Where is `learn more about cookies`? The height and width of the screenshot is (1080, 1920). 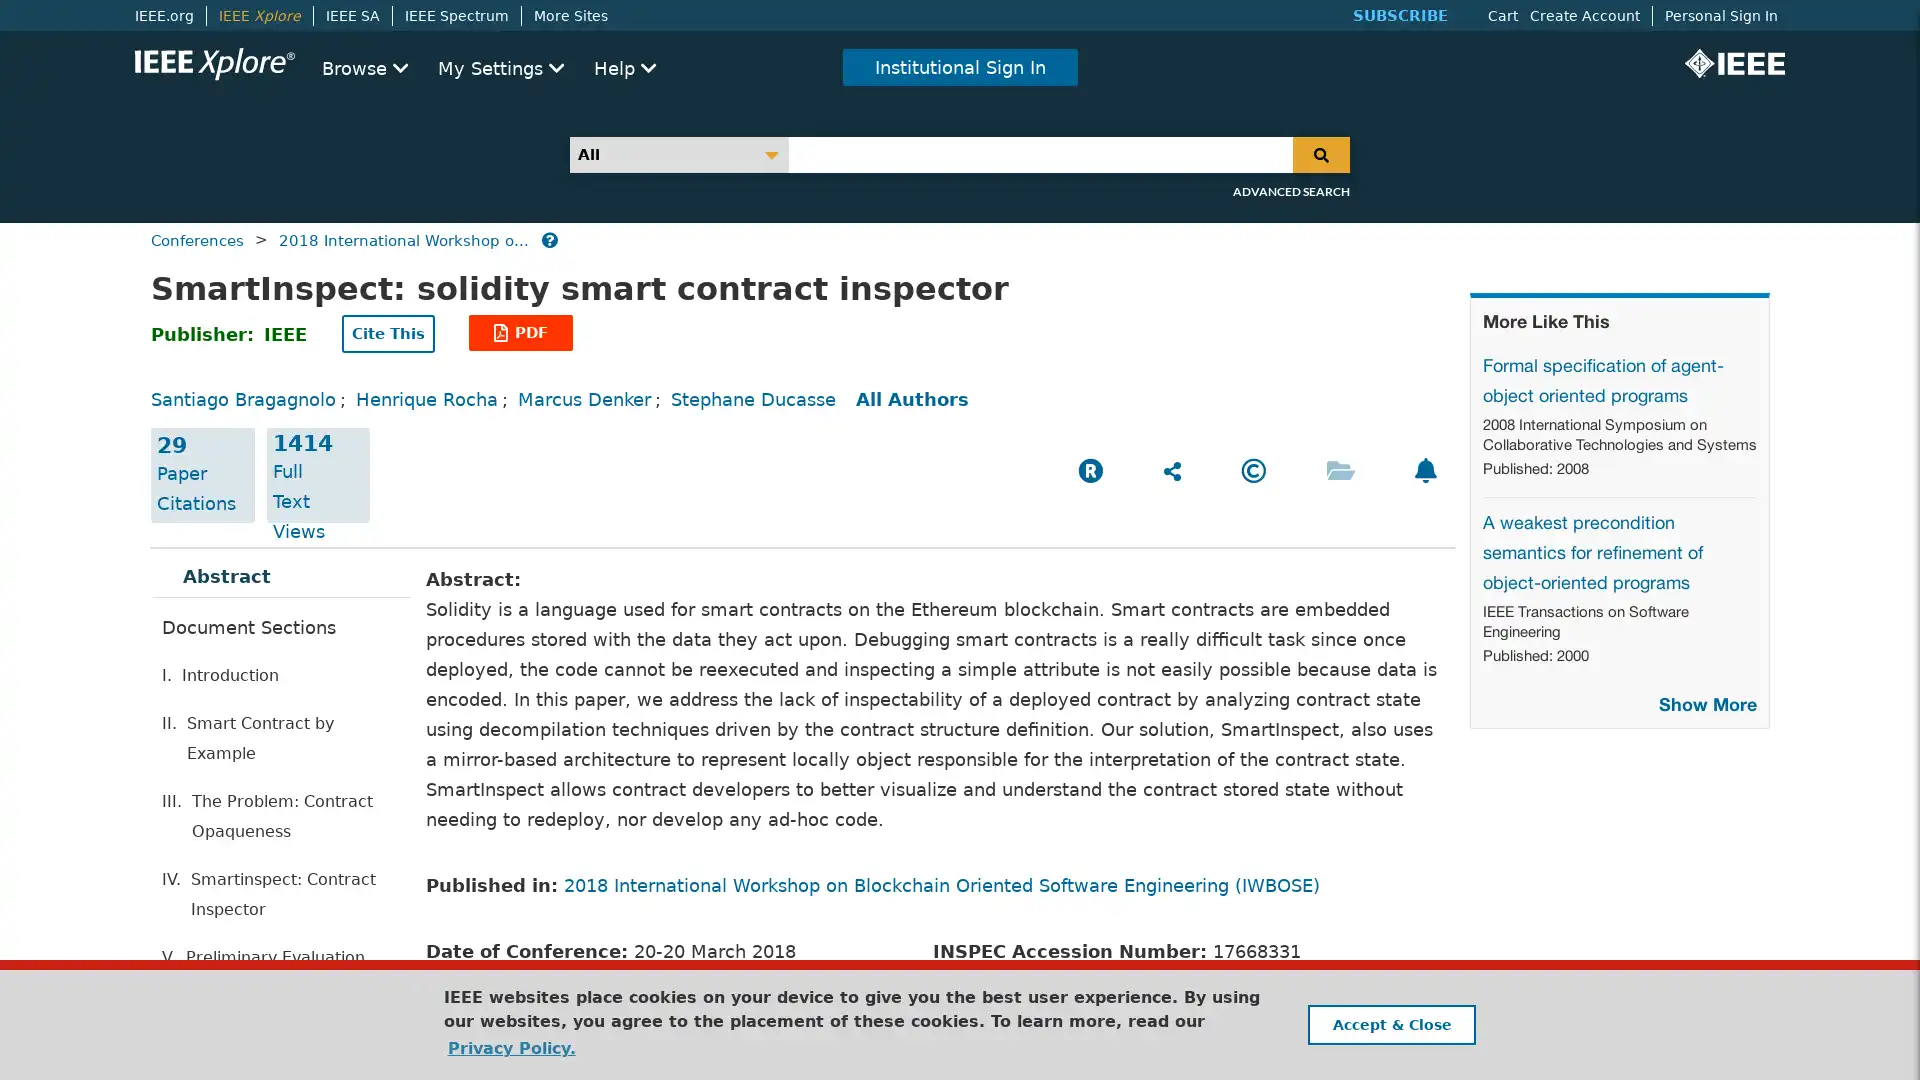 learn more about cookies is located at coordinates (510, 1047).